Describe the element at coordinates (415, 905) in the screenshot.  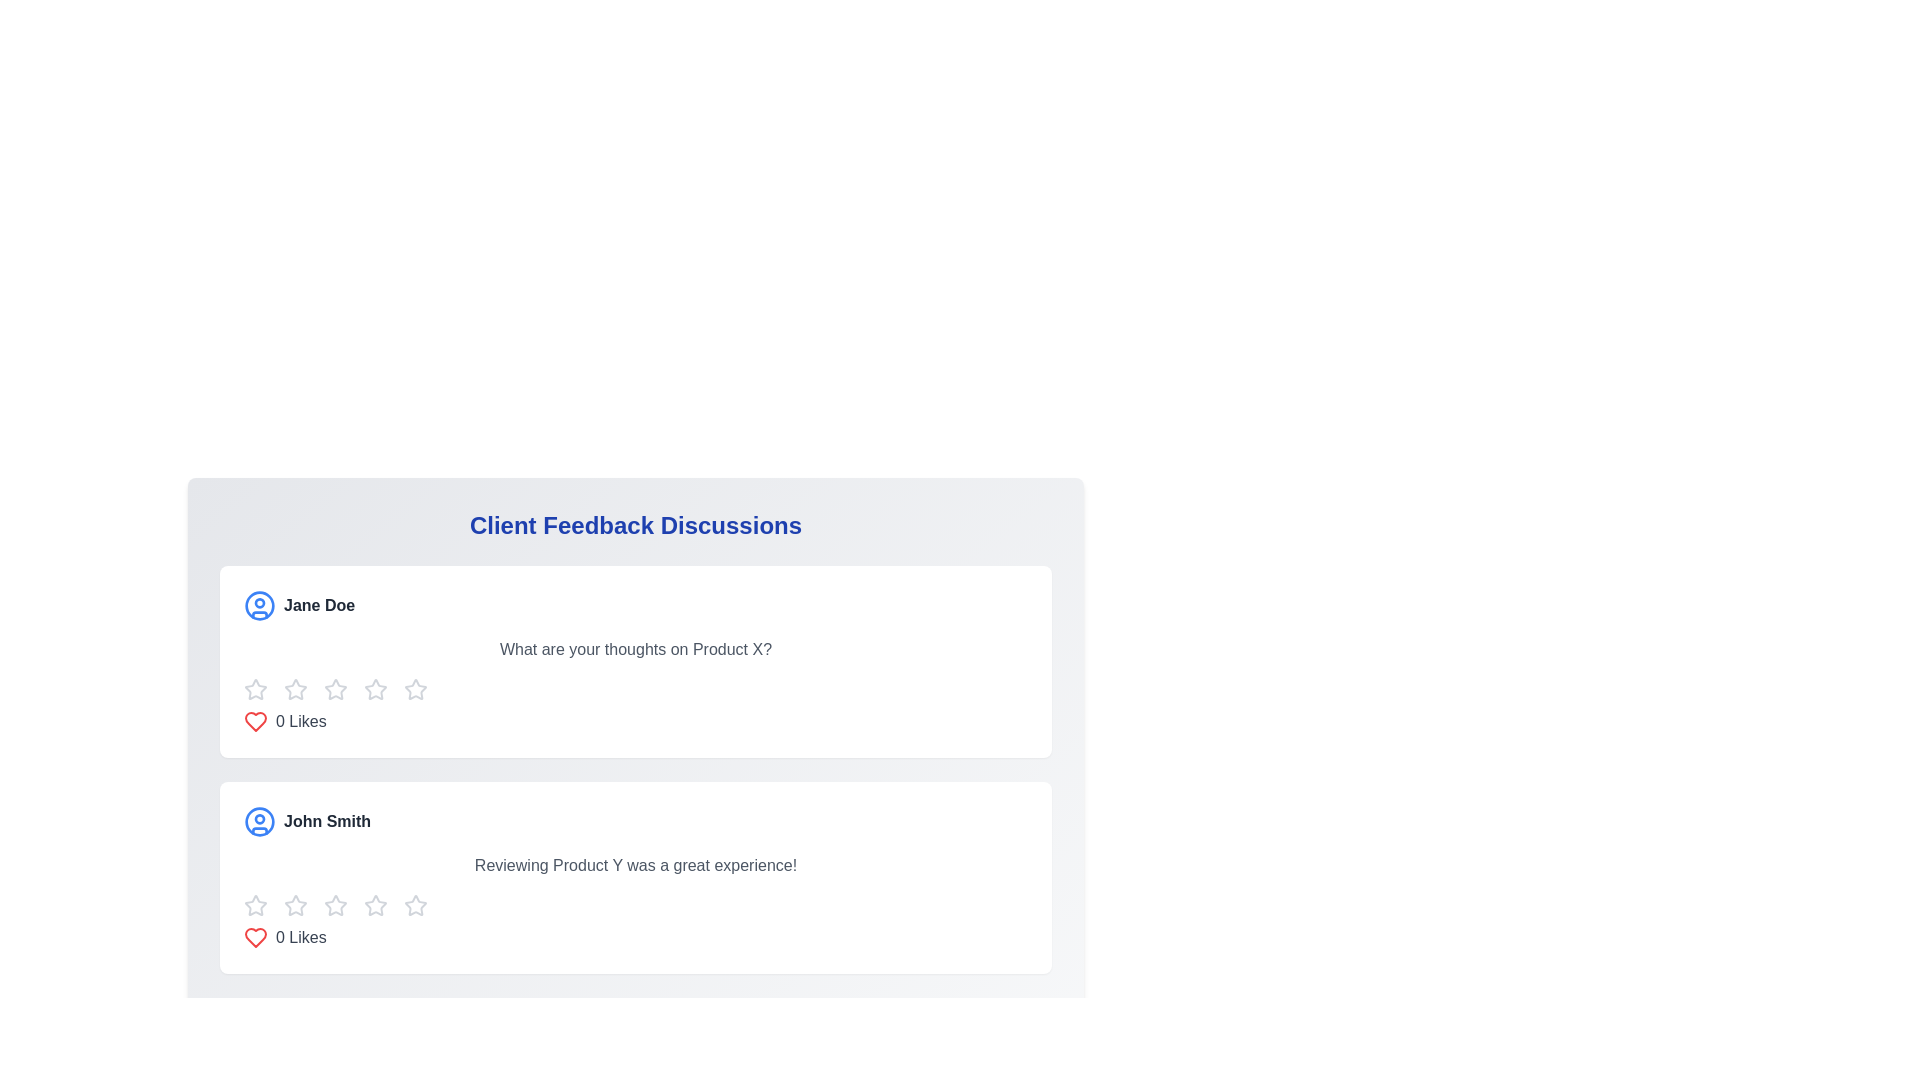
I see `the fourth star icon to rate the item in the feedback section provided by 'John Smith'` at that location.